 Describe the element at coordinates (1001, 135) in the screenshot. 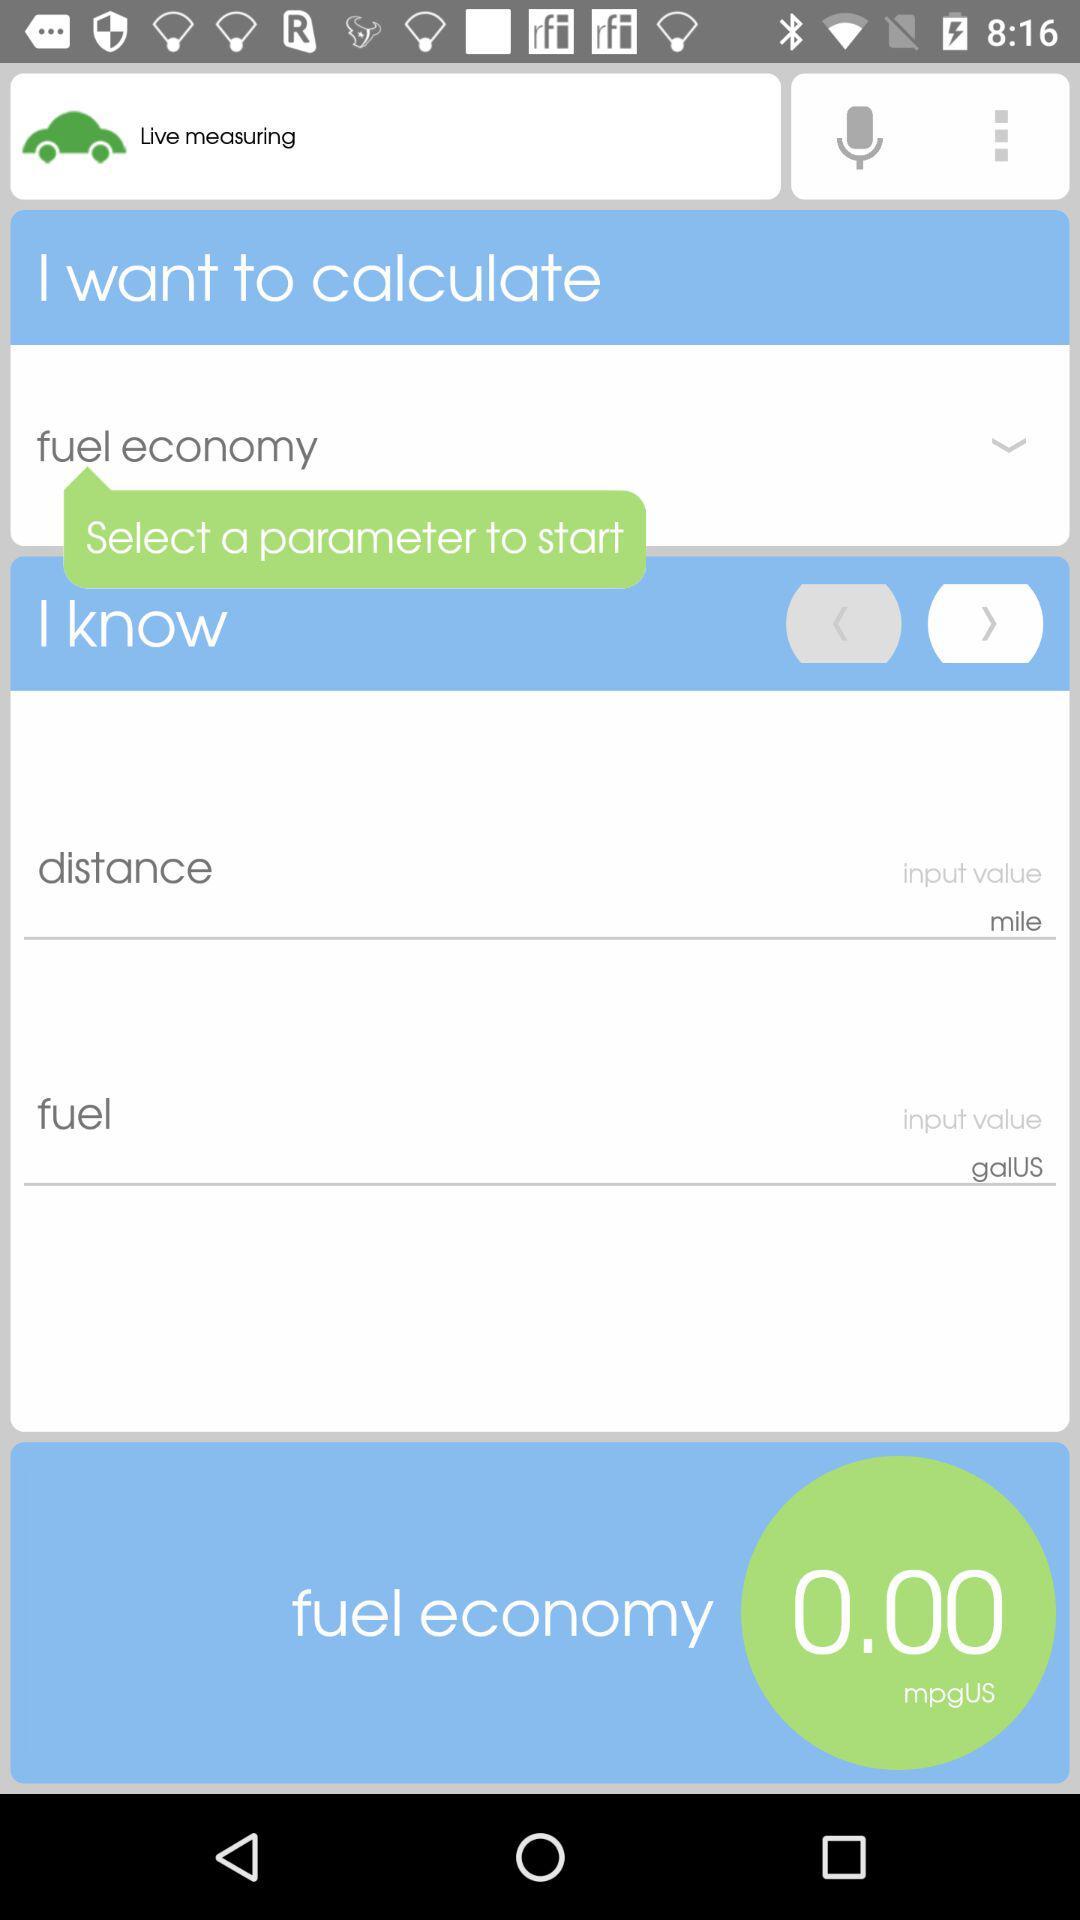

I see `the more icon` at that location.